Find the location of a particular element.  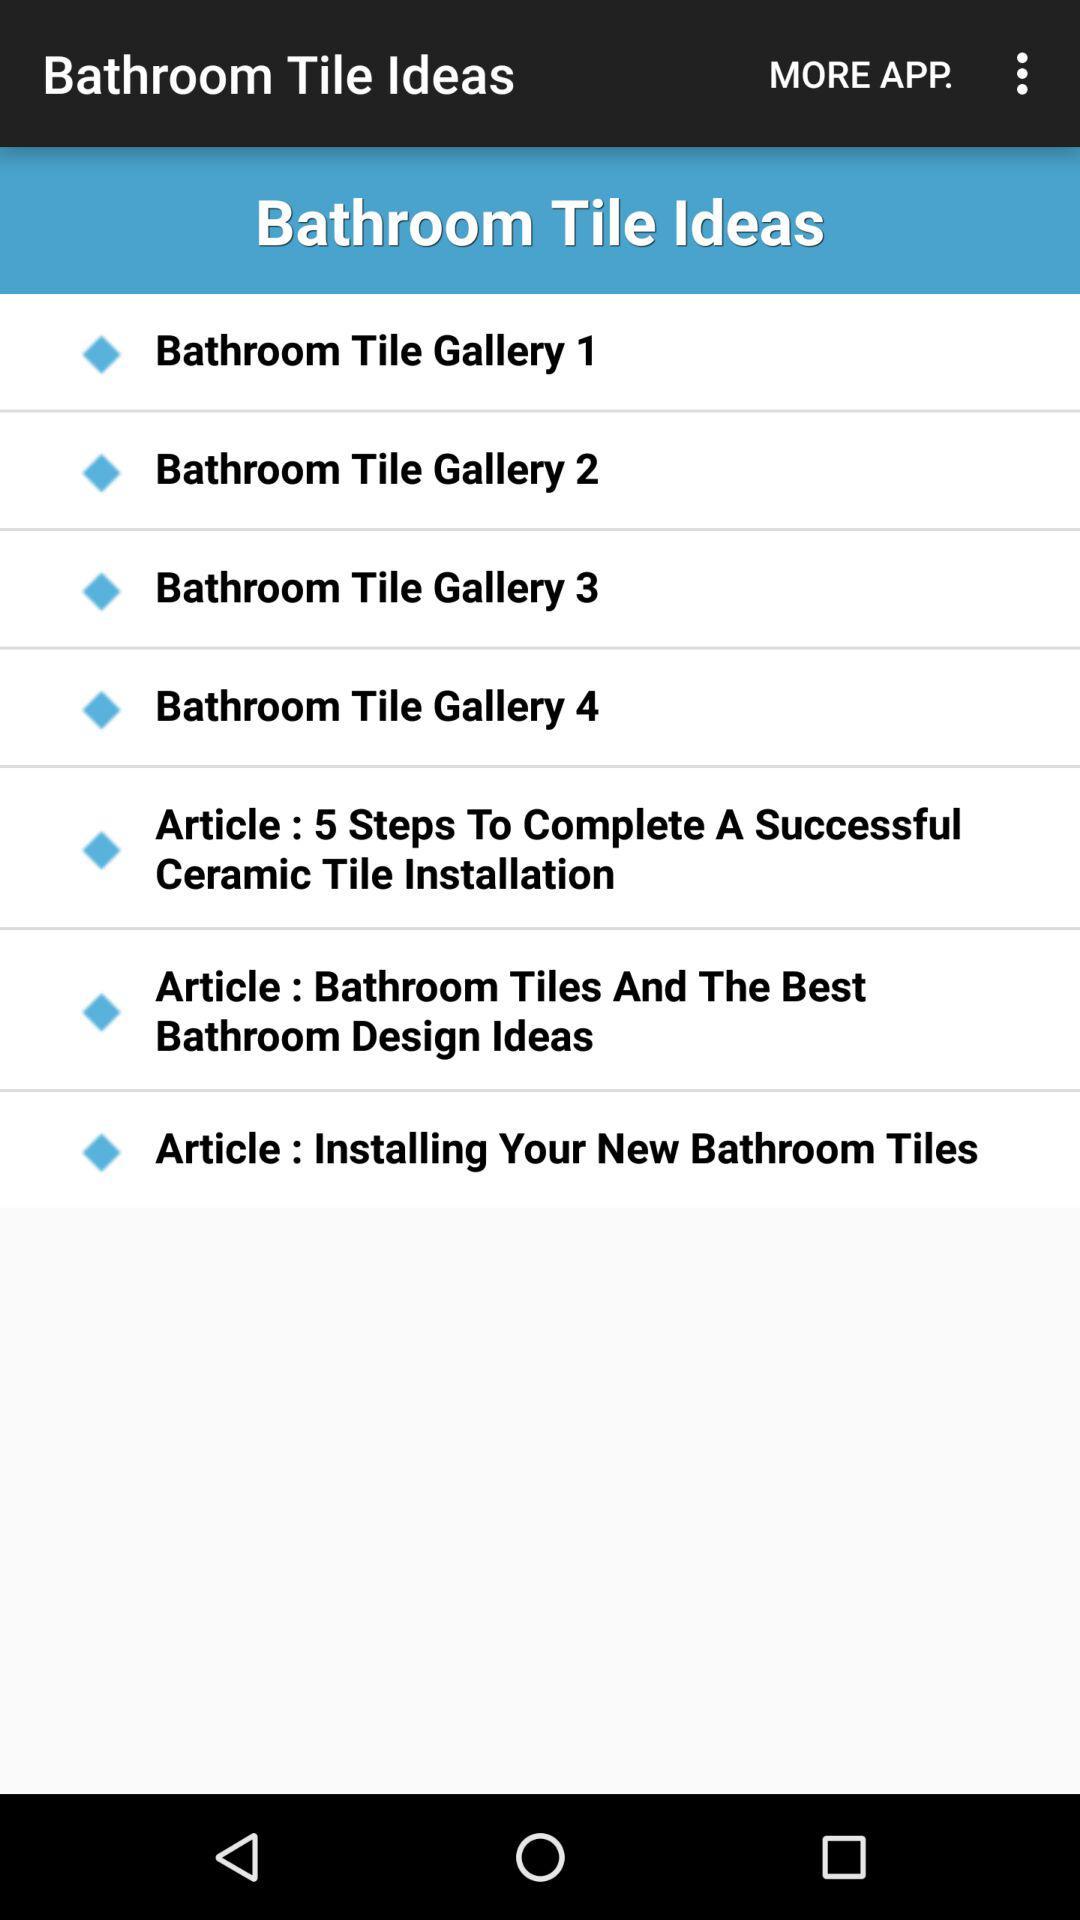

the icon next to the more app. item is located at coordinates (1027, 73).